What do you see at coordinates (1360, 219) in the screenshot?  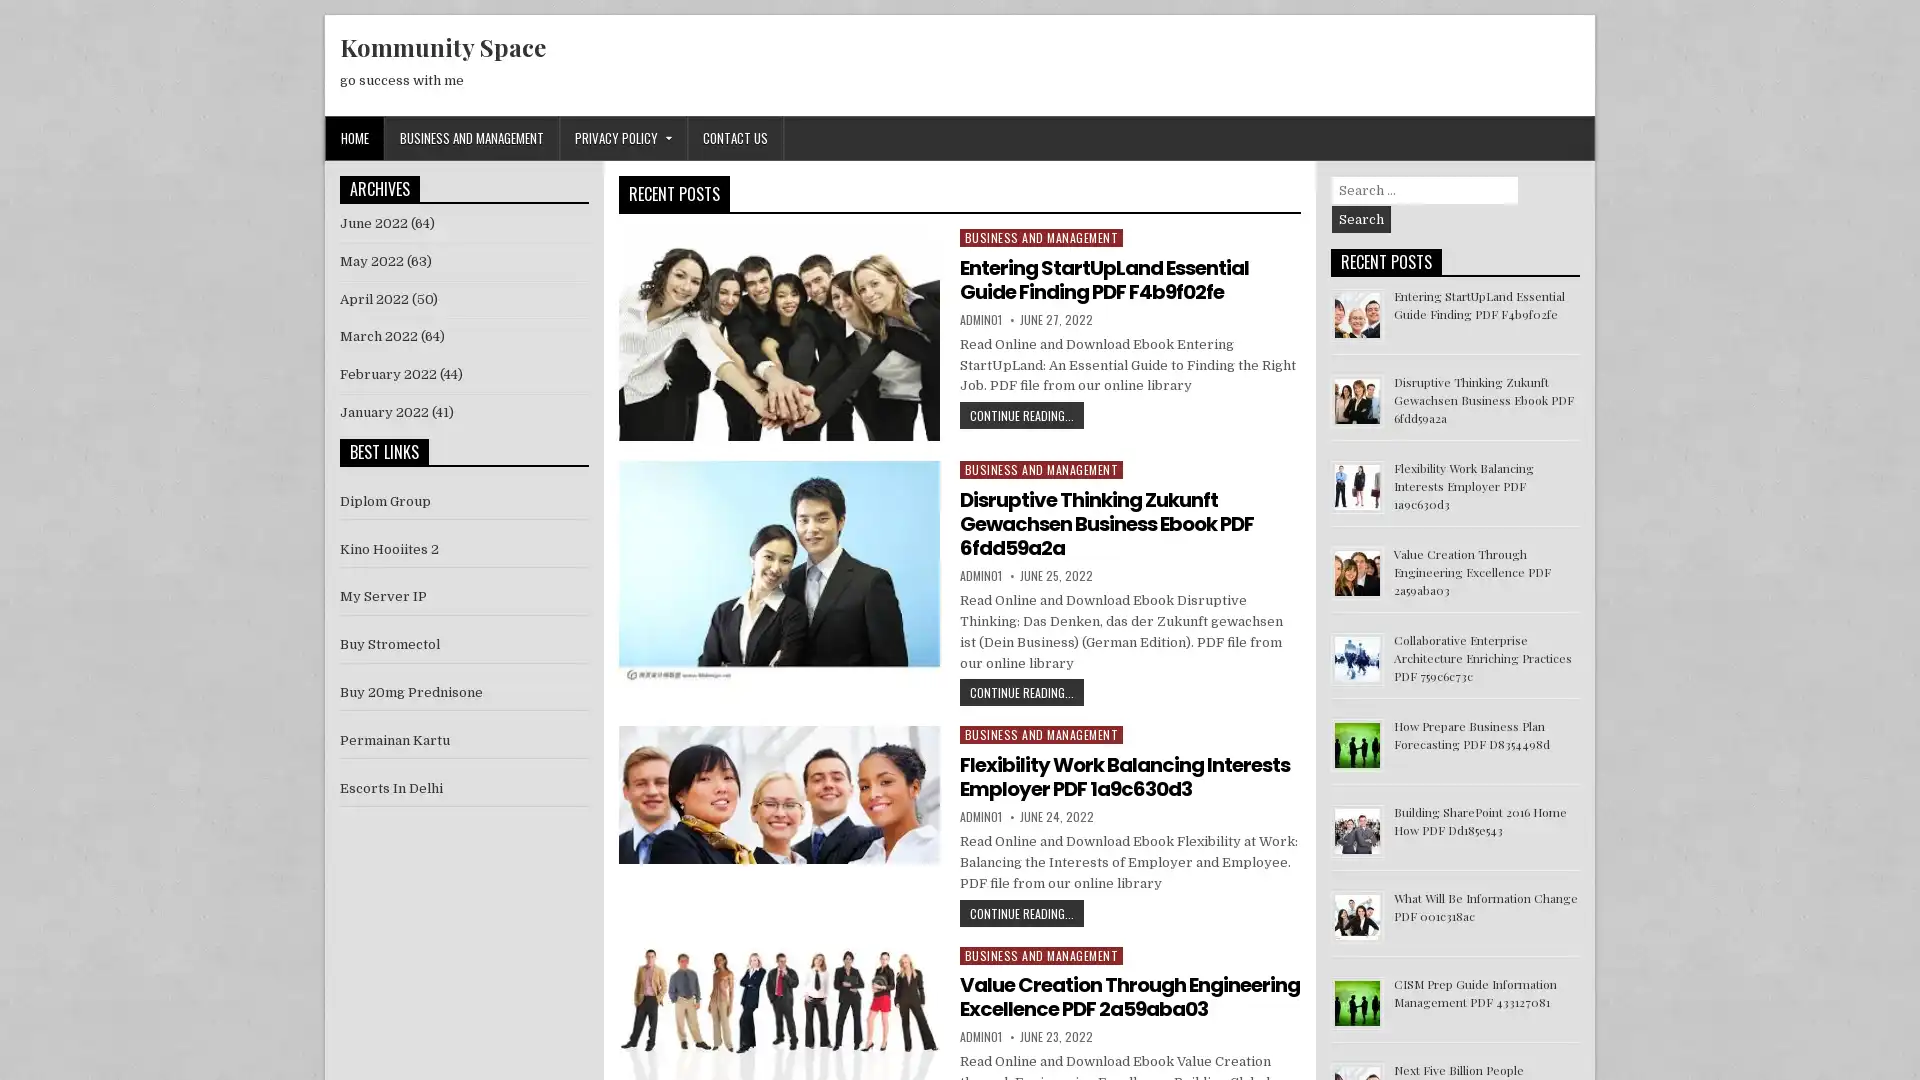 I see `Search` at bounding box center [1360, 219].